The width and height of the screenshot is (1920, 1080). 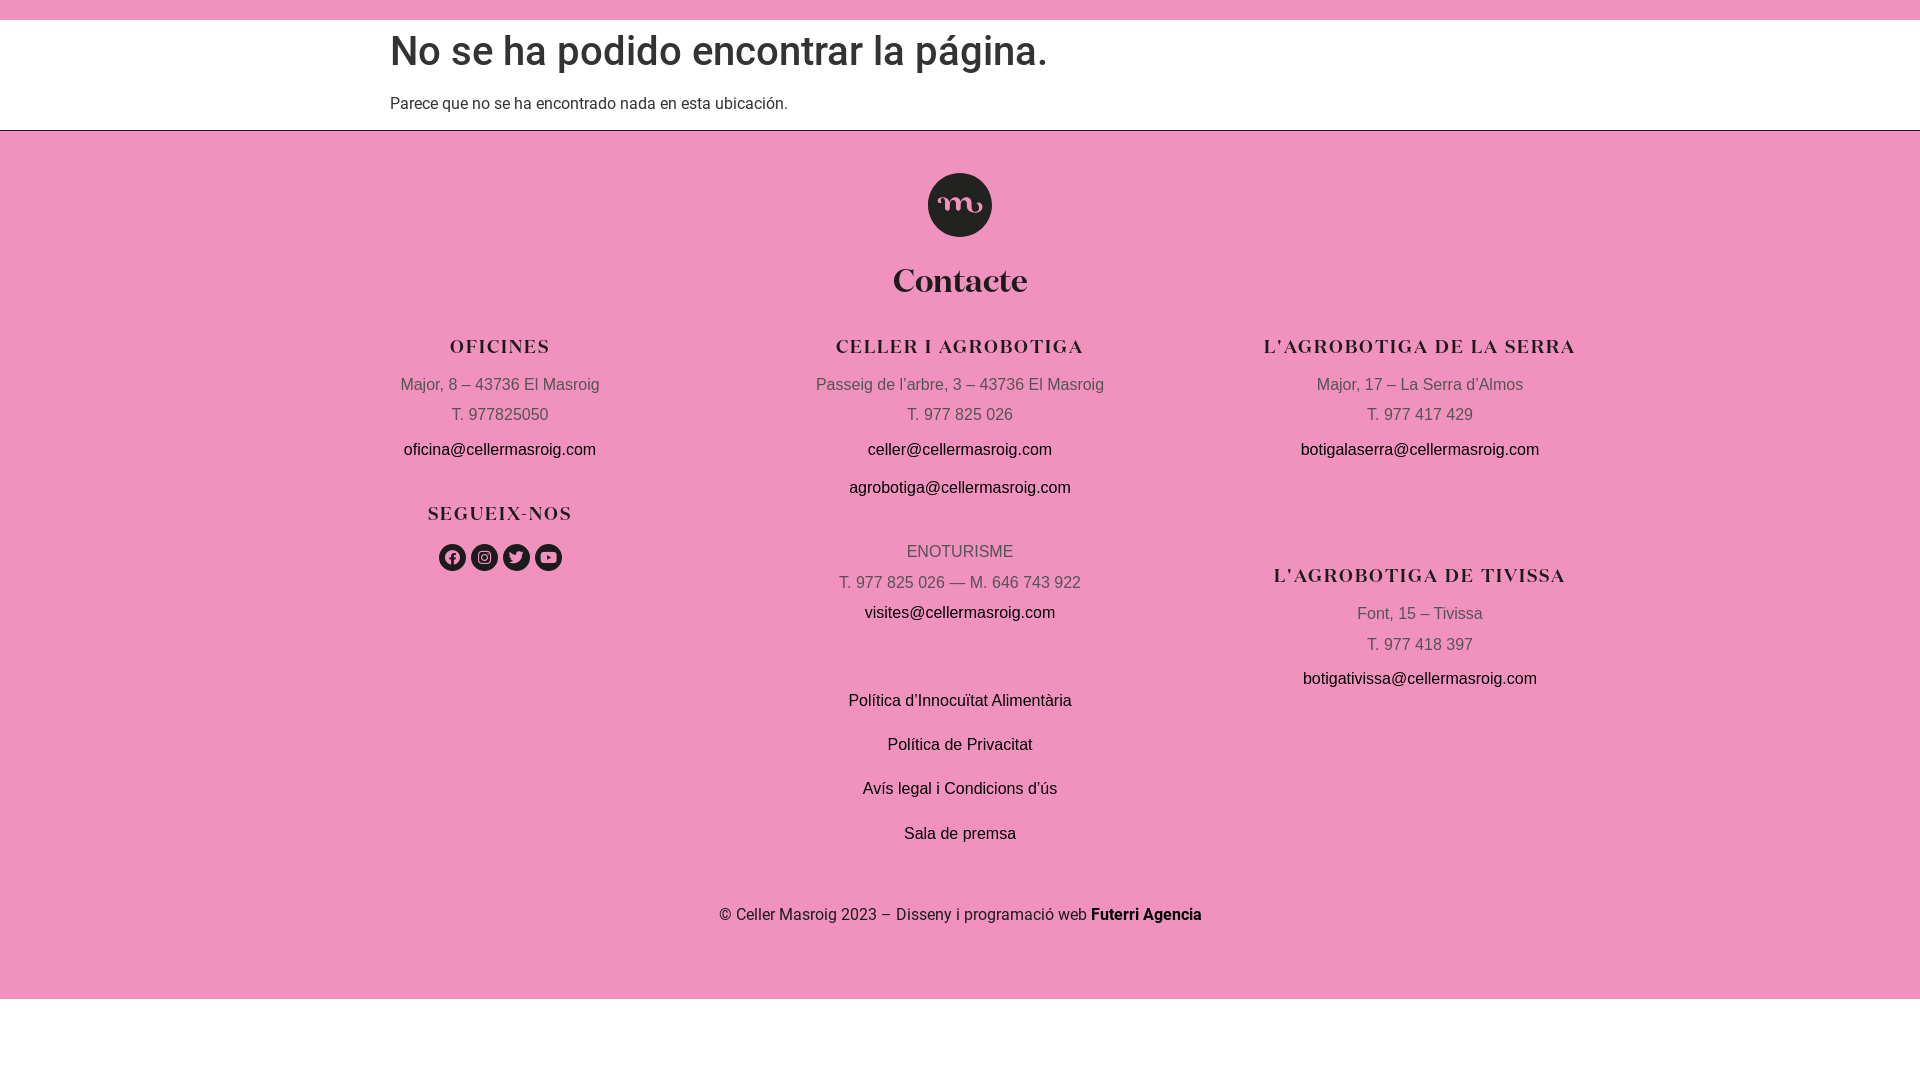 I want to click on 'botigativissa@cellermasroig.com', so click(x=1419, y=677).